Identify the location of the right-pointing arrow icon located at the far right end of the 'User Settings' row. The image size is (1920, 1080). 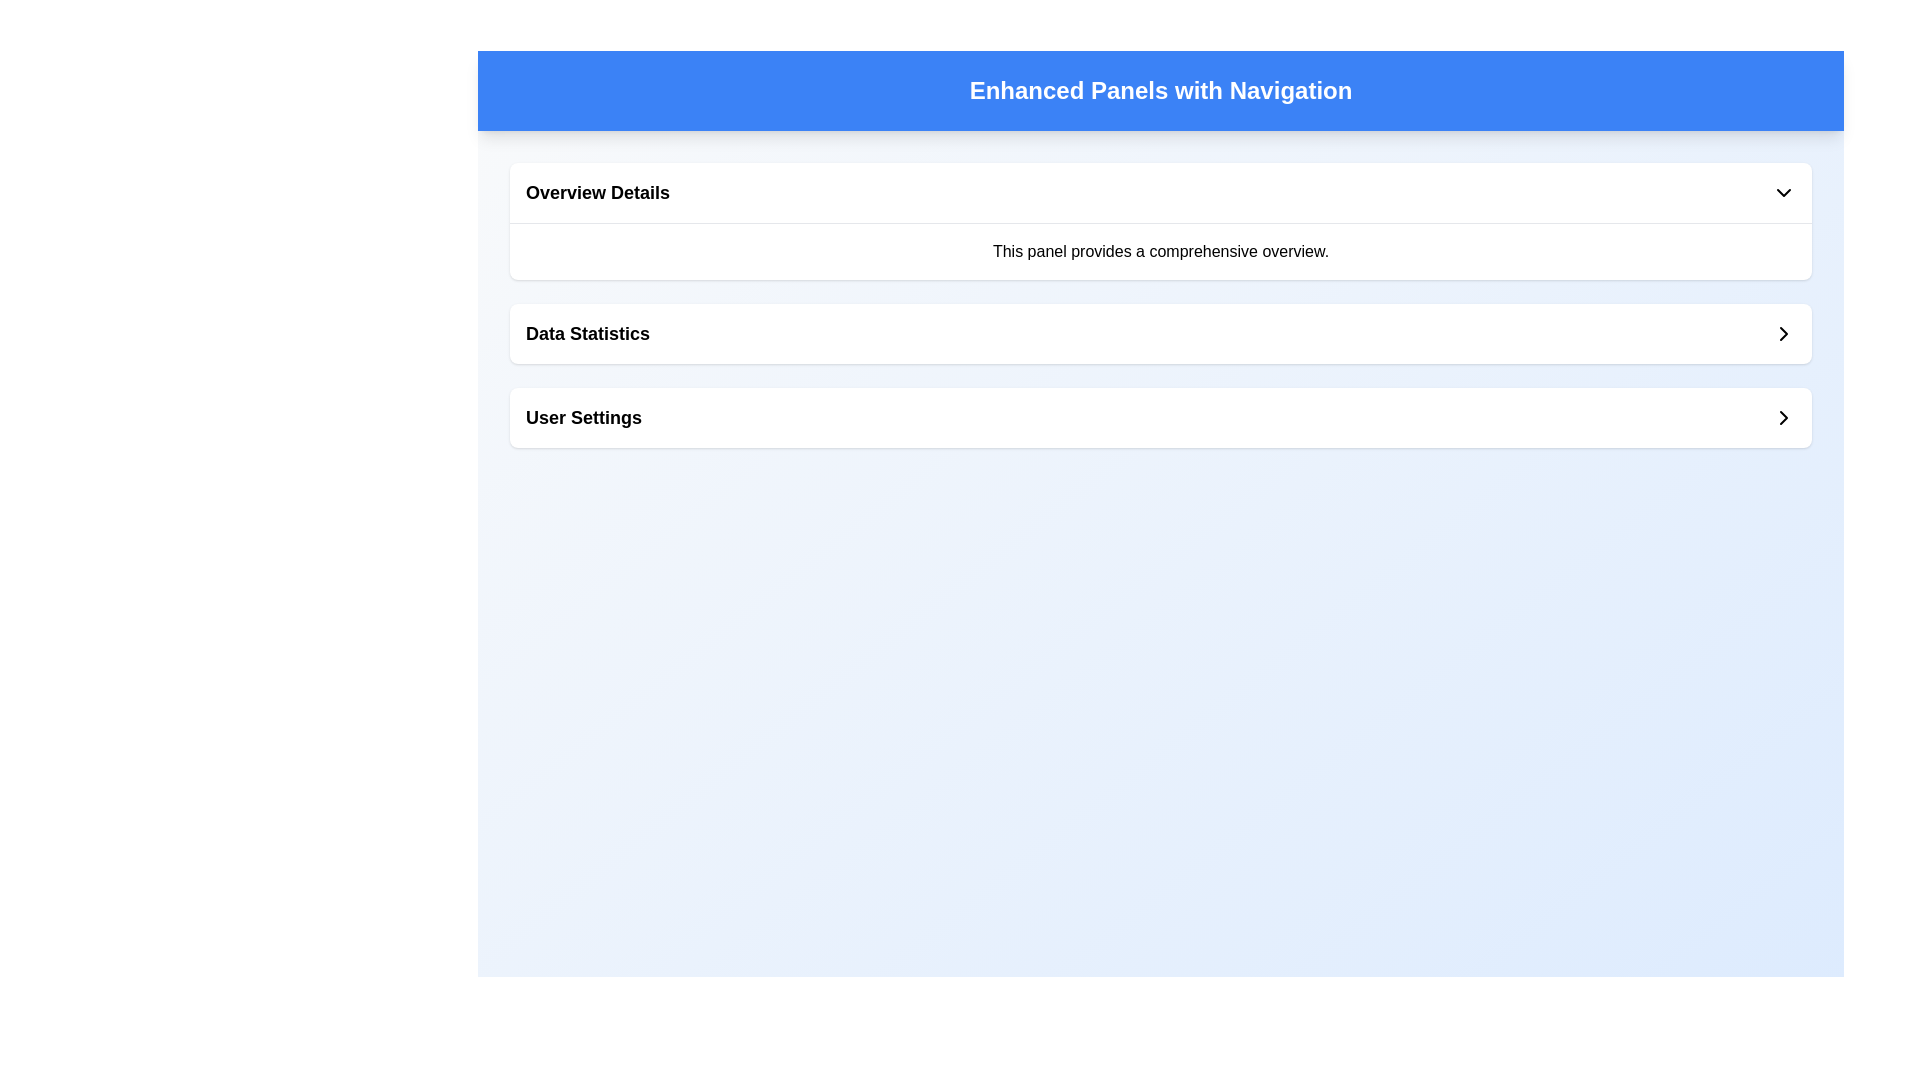
(1784, 416).